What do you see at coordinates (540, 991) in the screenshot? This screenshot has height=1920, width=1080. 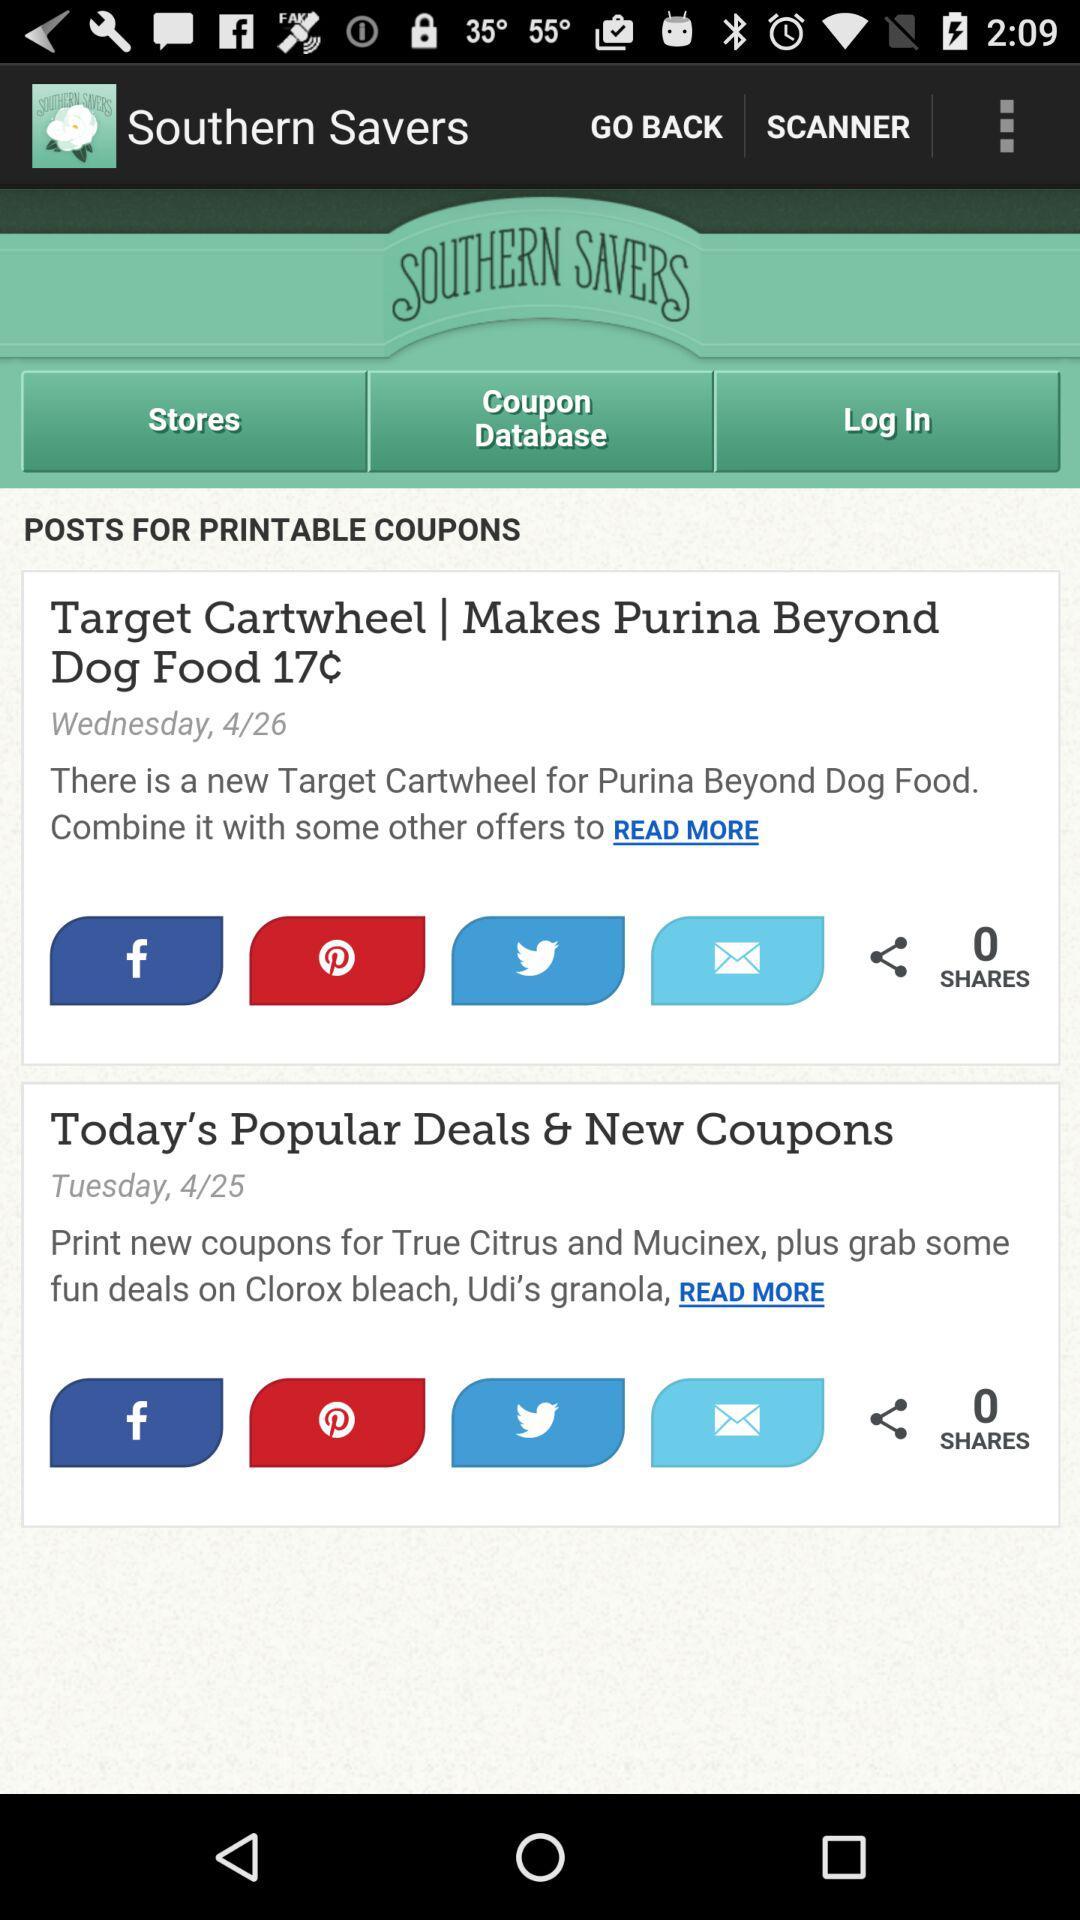 I see `savings post link` at bounding box center [540, 991].